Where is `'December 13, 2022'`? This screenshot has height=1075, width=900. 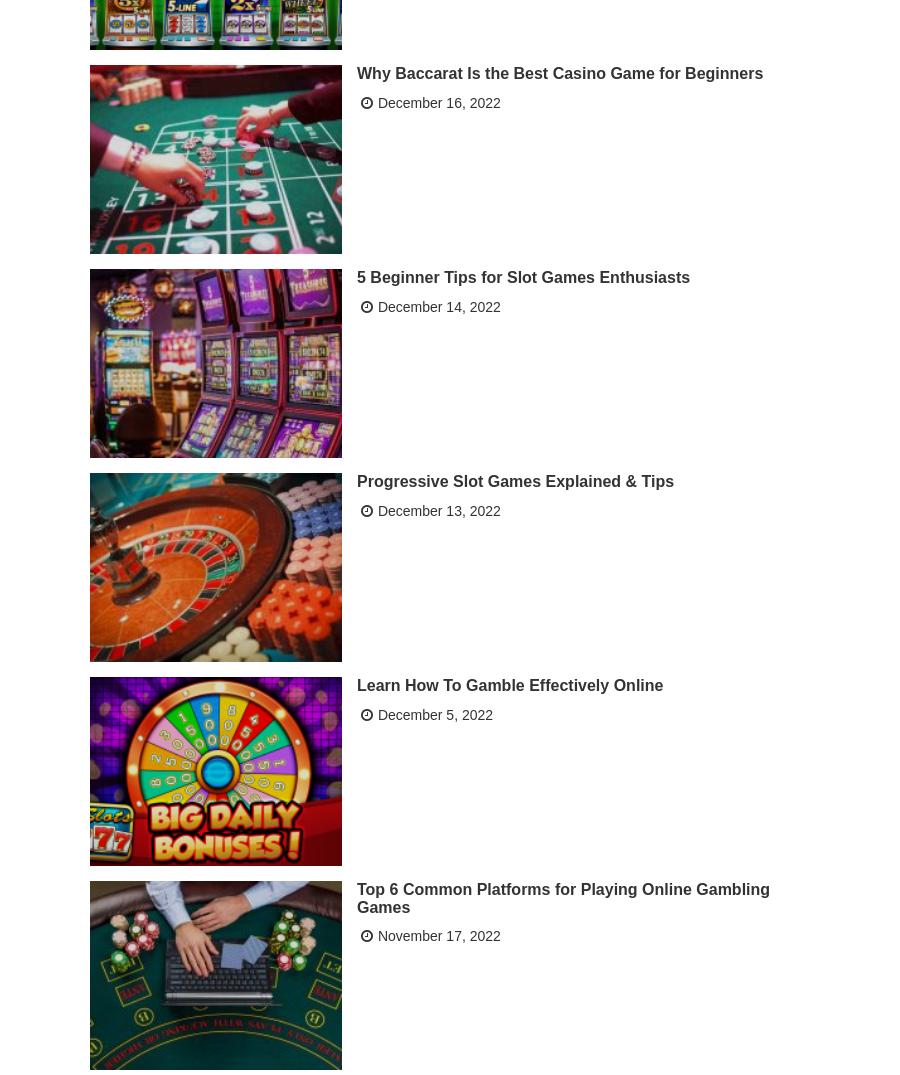 'December 13, 2022' is located at coordinates (438, 508).